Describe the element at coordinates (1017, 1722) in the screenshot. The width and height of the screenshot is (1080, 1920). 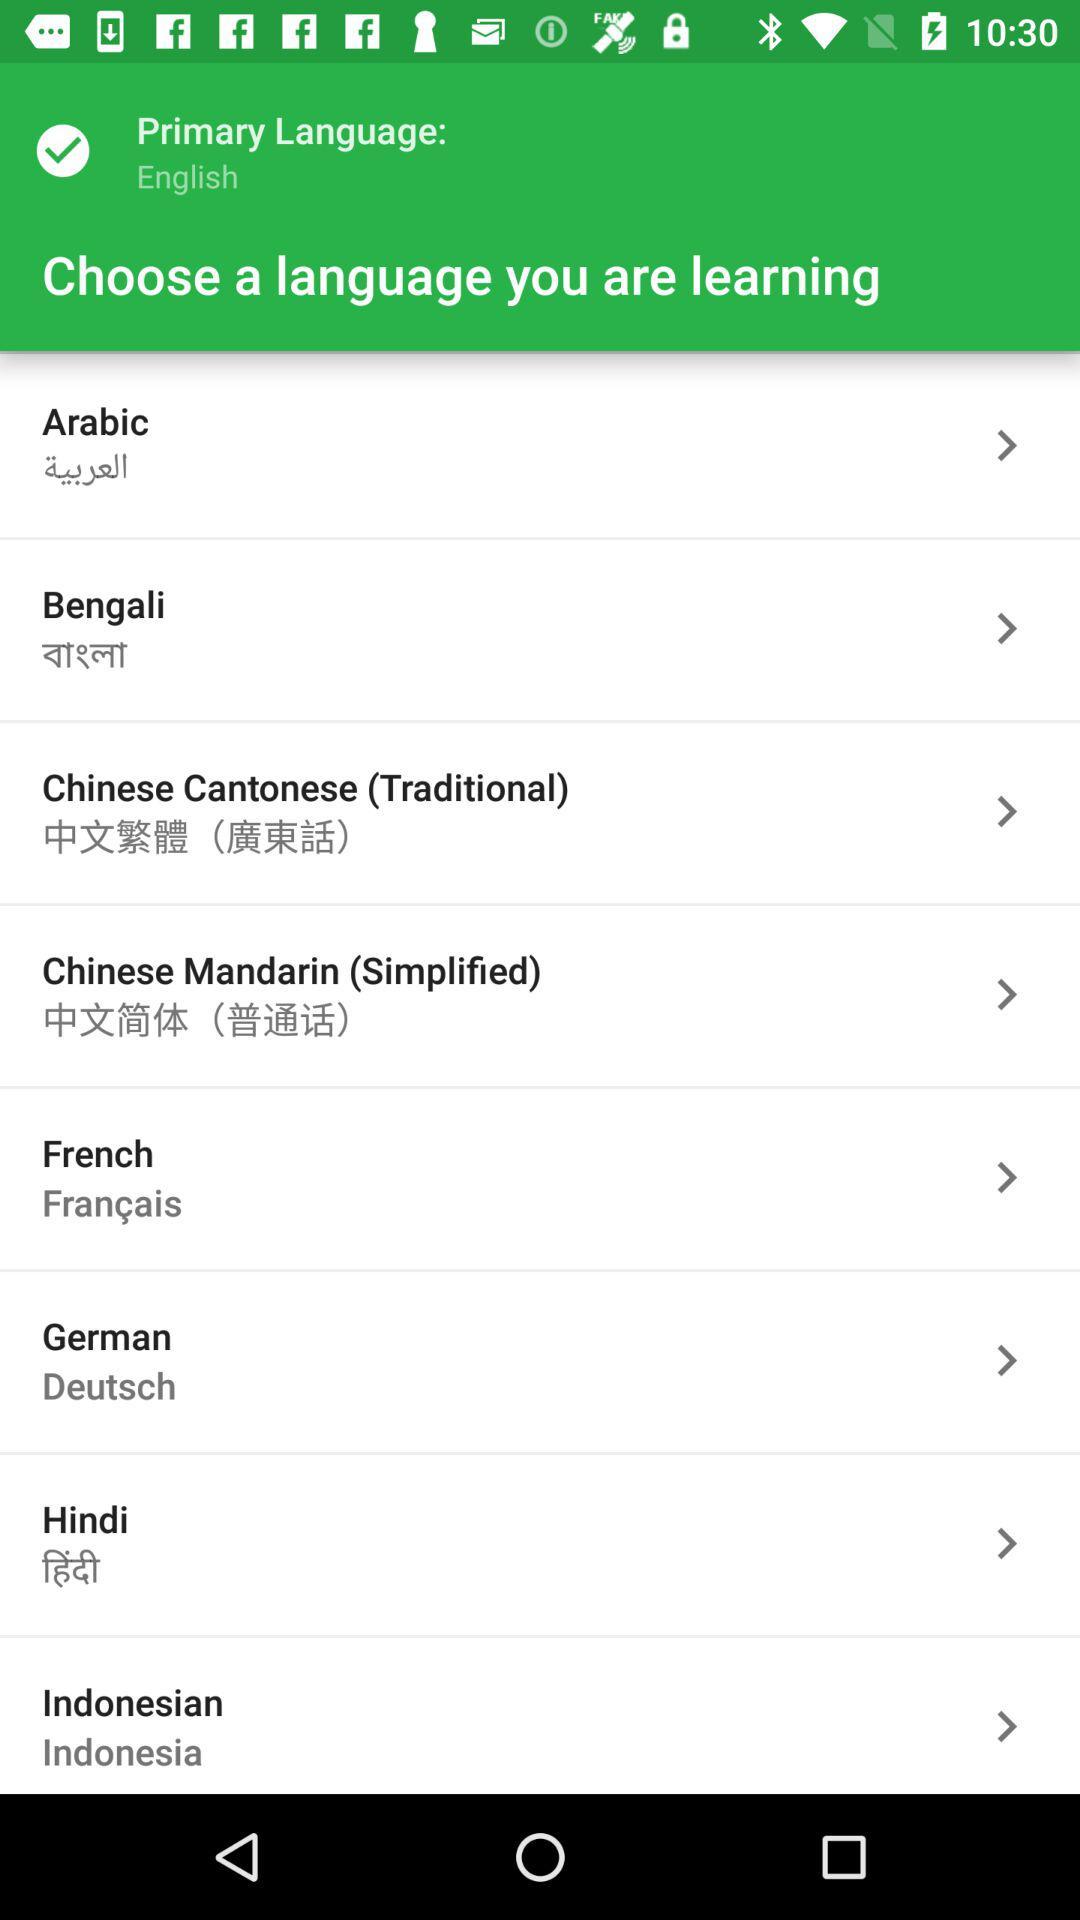
I see `language as indonesian` at that location.